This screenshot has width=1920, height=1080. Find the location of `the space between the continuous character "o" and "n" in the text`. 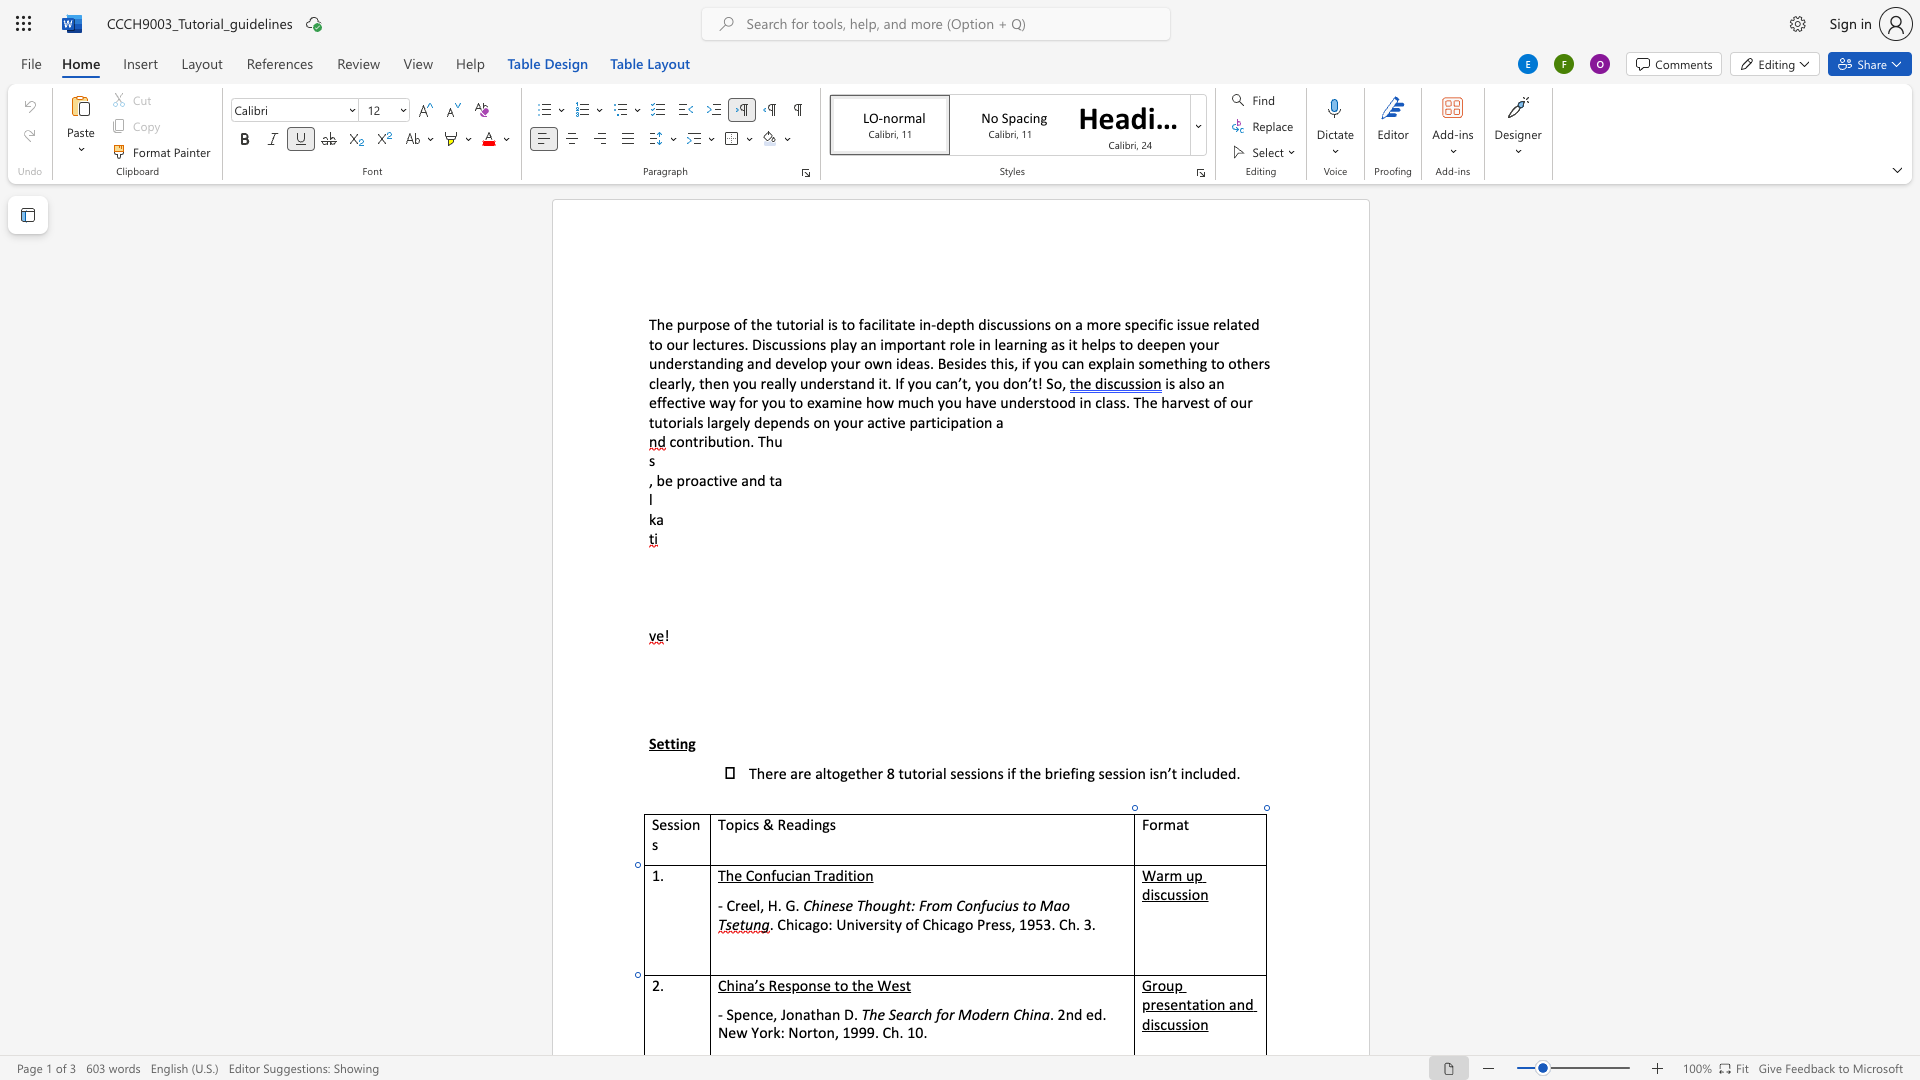

the space between the continuous character "o" and "n" in the text is located at coordinates (808, 984).